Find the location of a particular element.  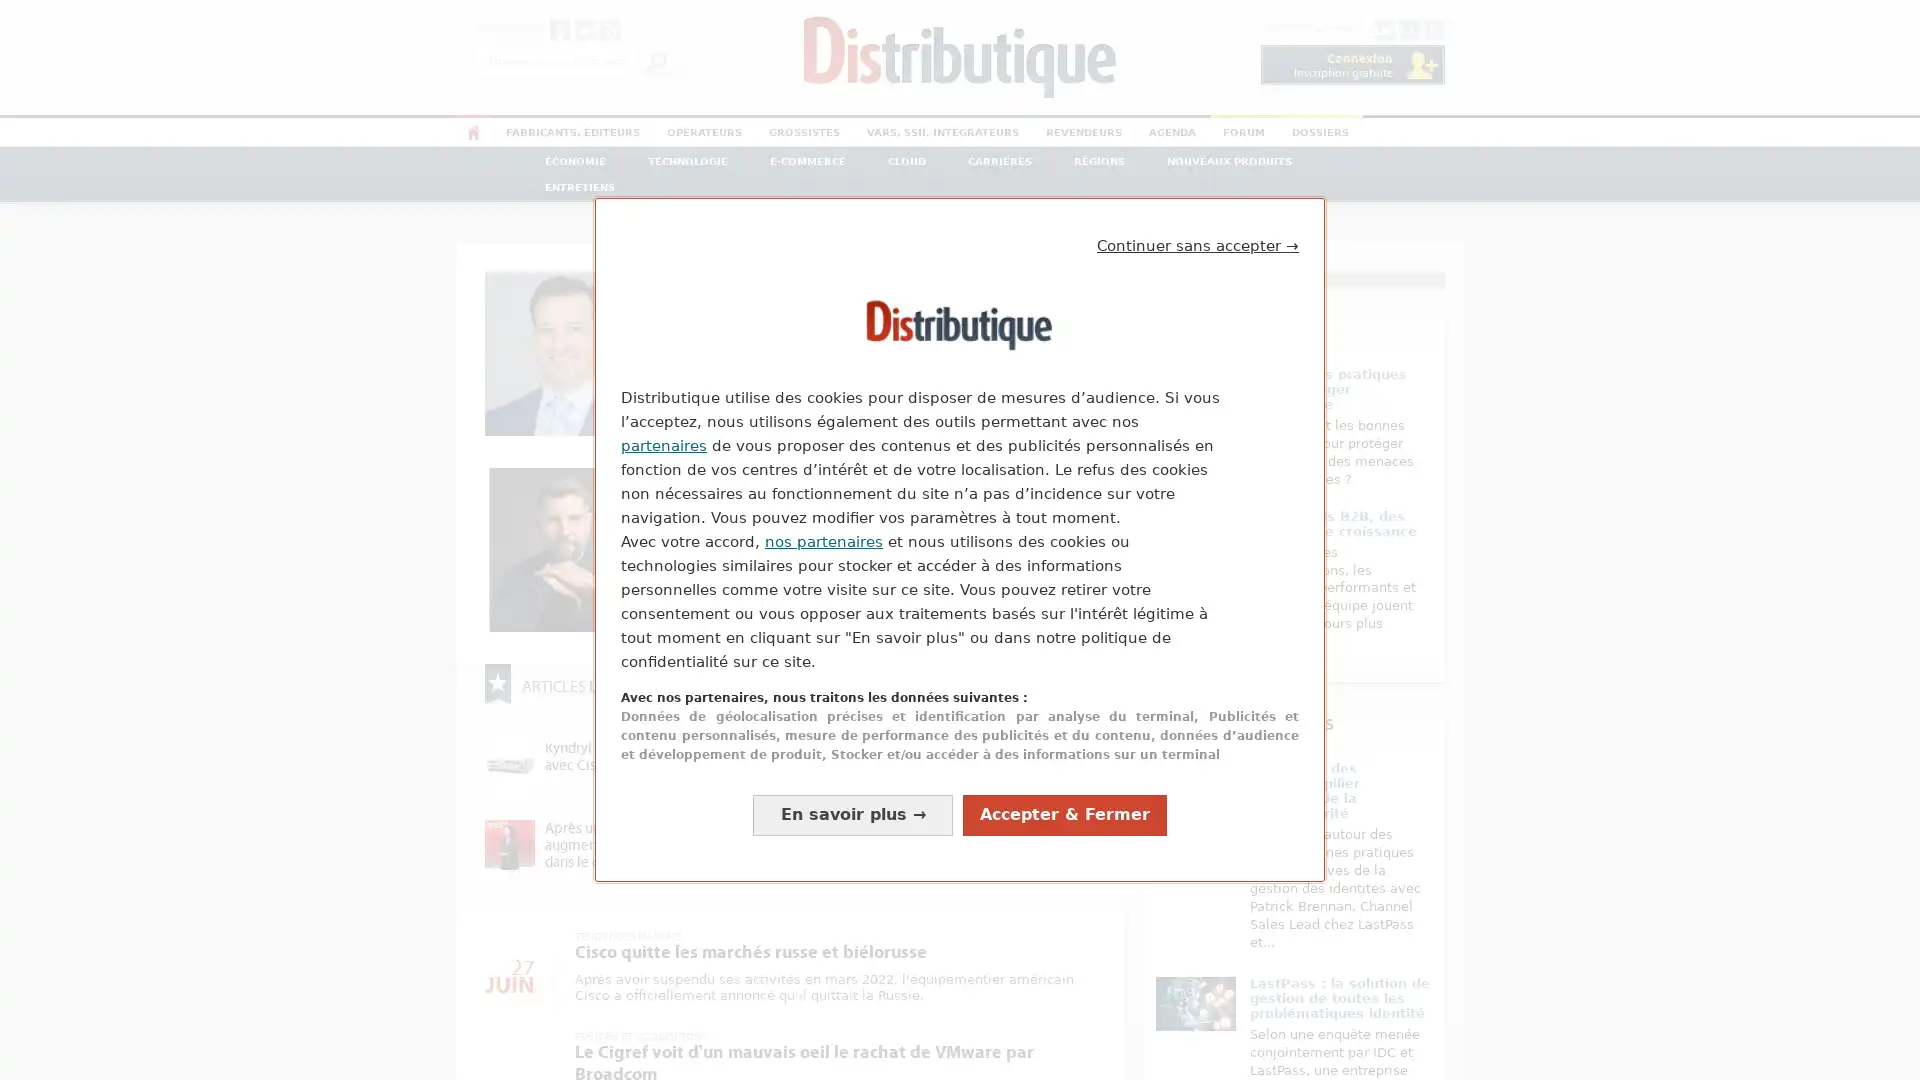

Continuer sans accepter is located at coordinates (1198, 245).